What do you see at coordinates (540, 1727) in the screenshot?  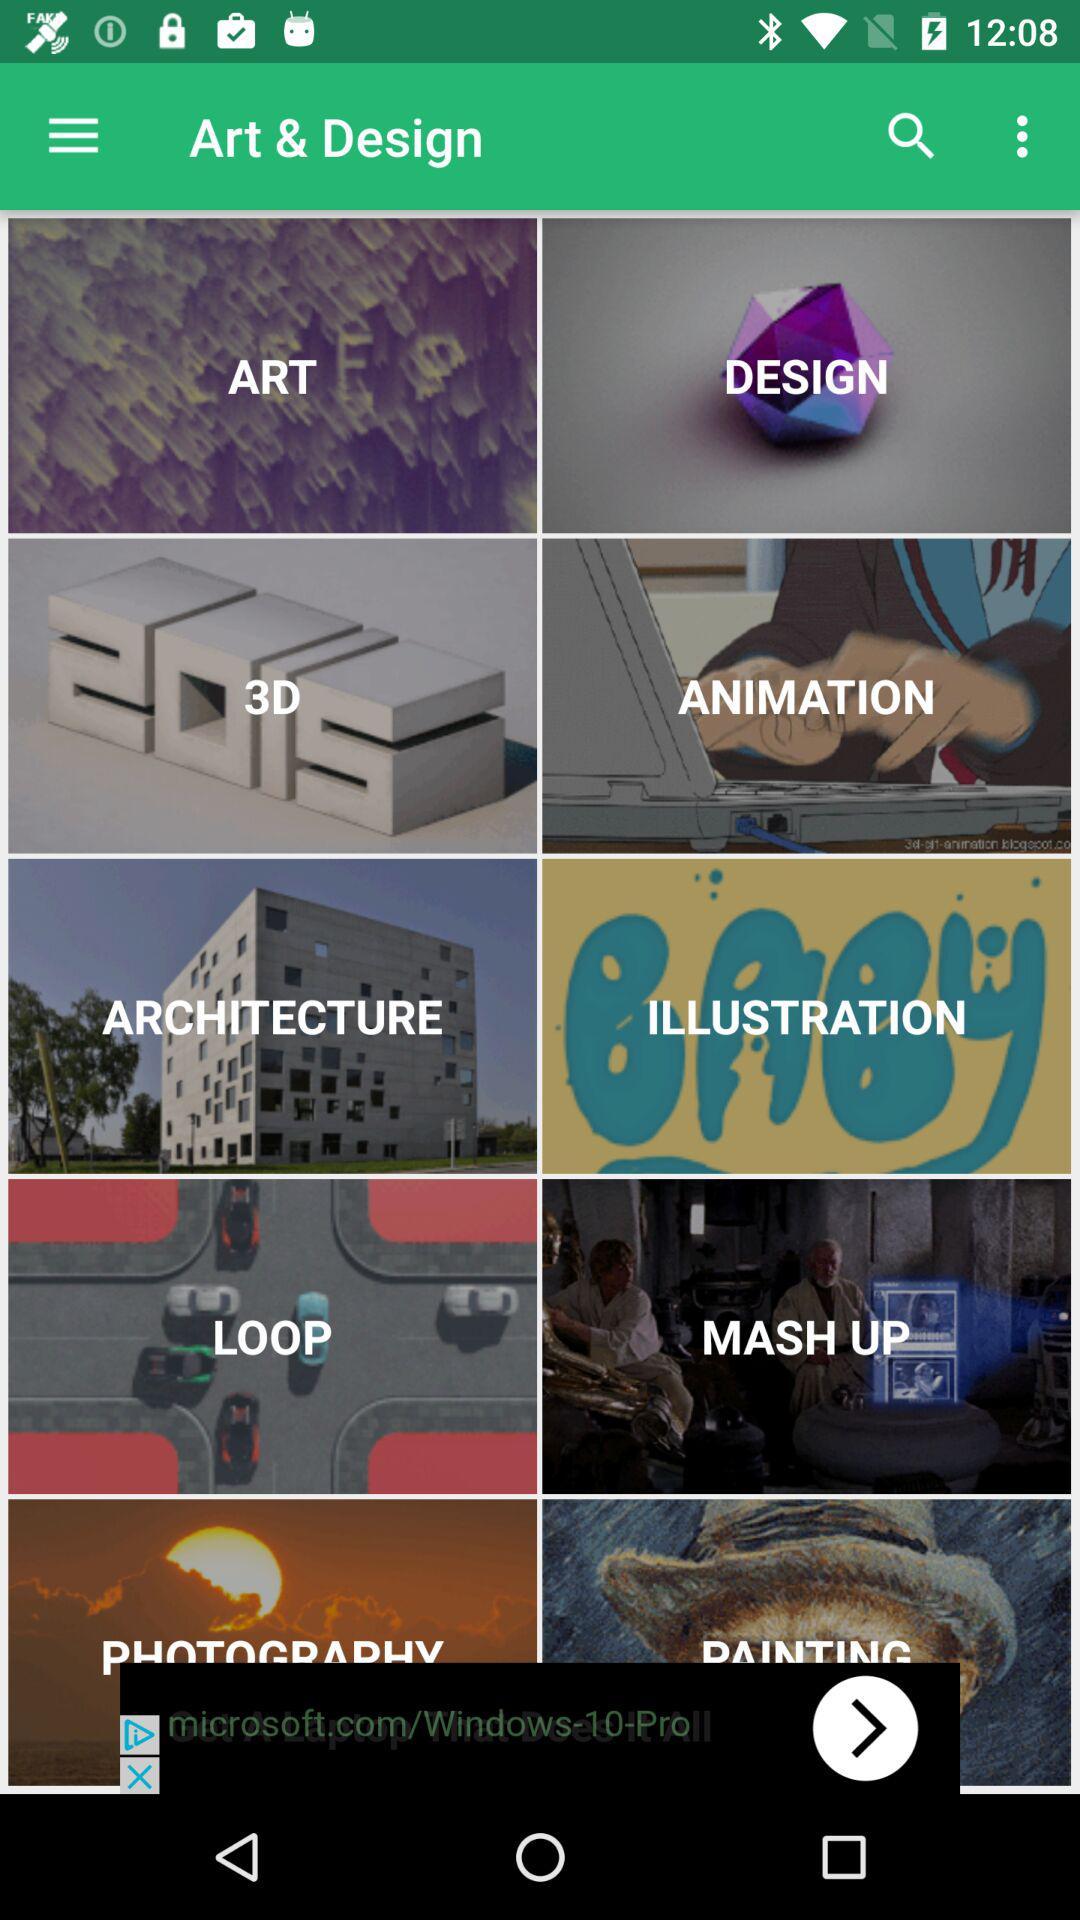 I see `advertisement bar` at bounding box center [540, 1727].